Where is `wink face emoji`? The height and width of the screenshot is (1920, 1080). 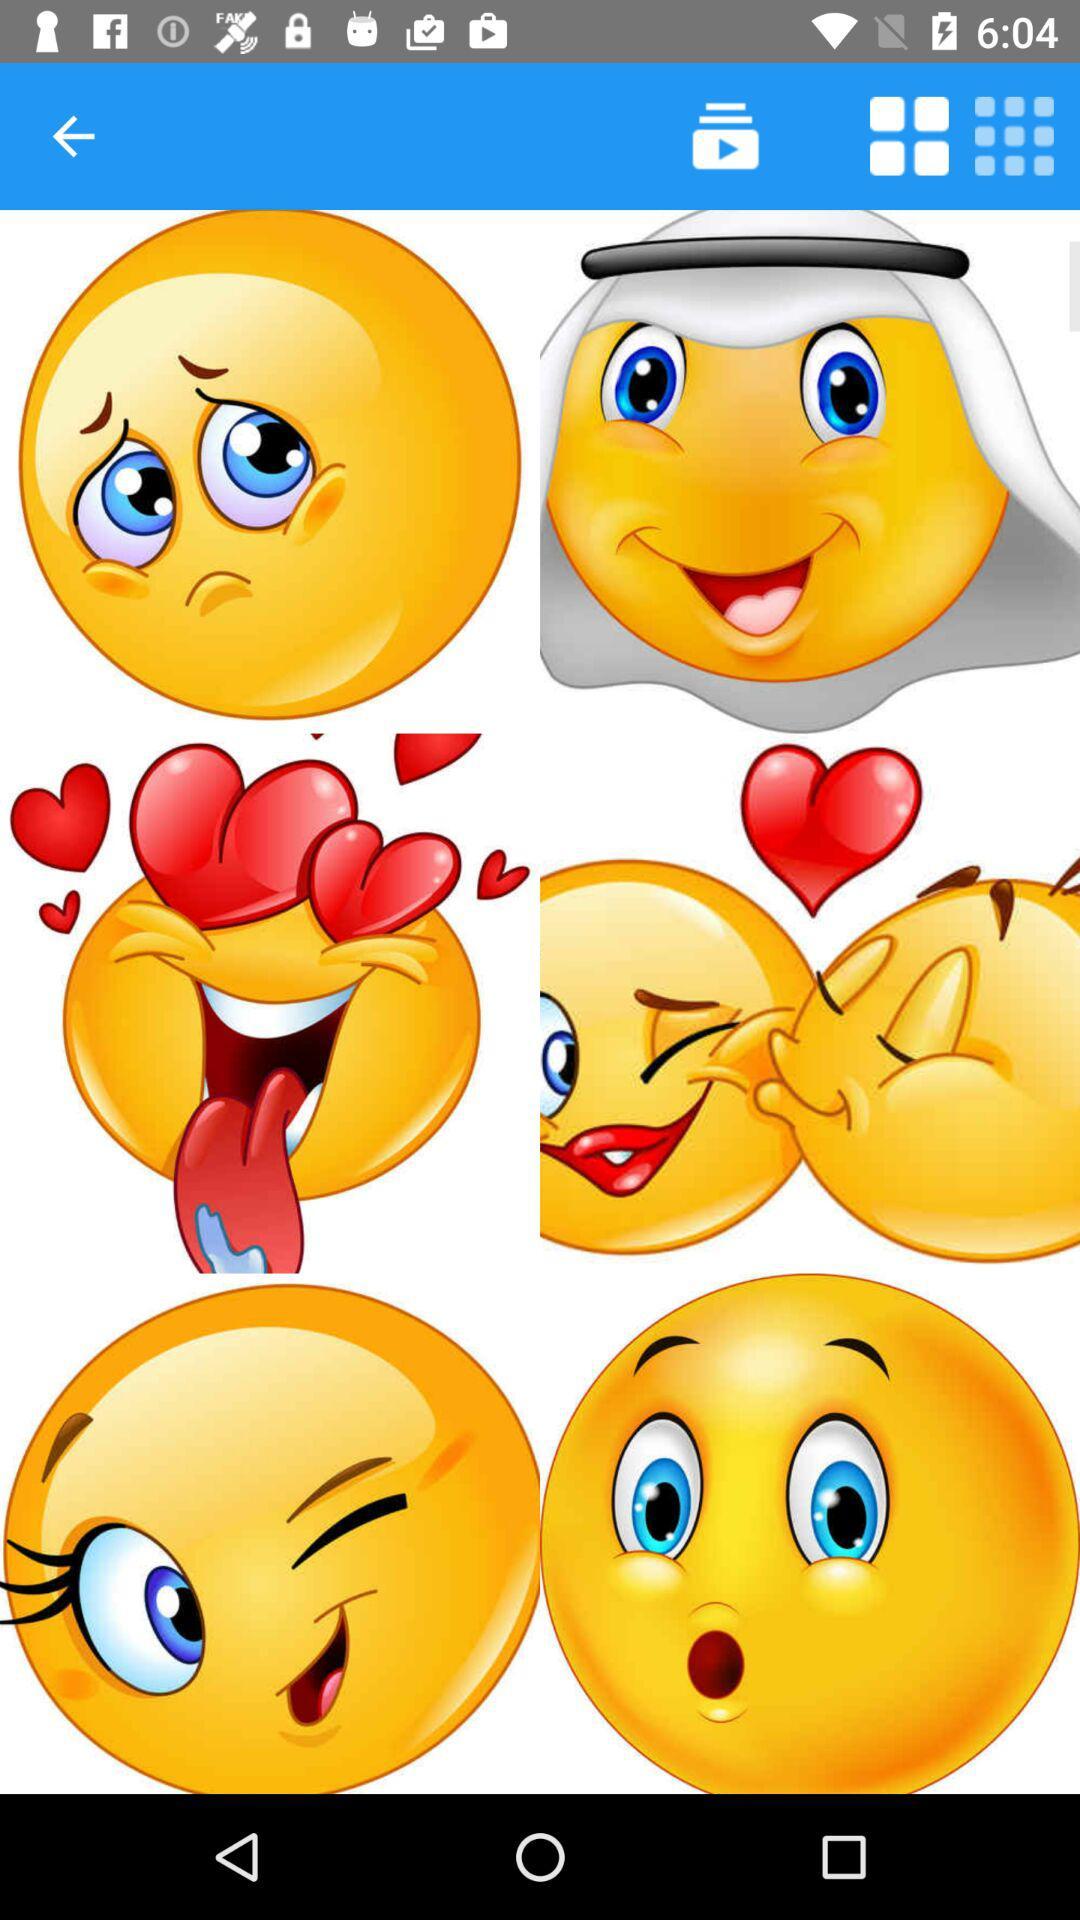 wink face emoji is located at coordinates (270, 1532).